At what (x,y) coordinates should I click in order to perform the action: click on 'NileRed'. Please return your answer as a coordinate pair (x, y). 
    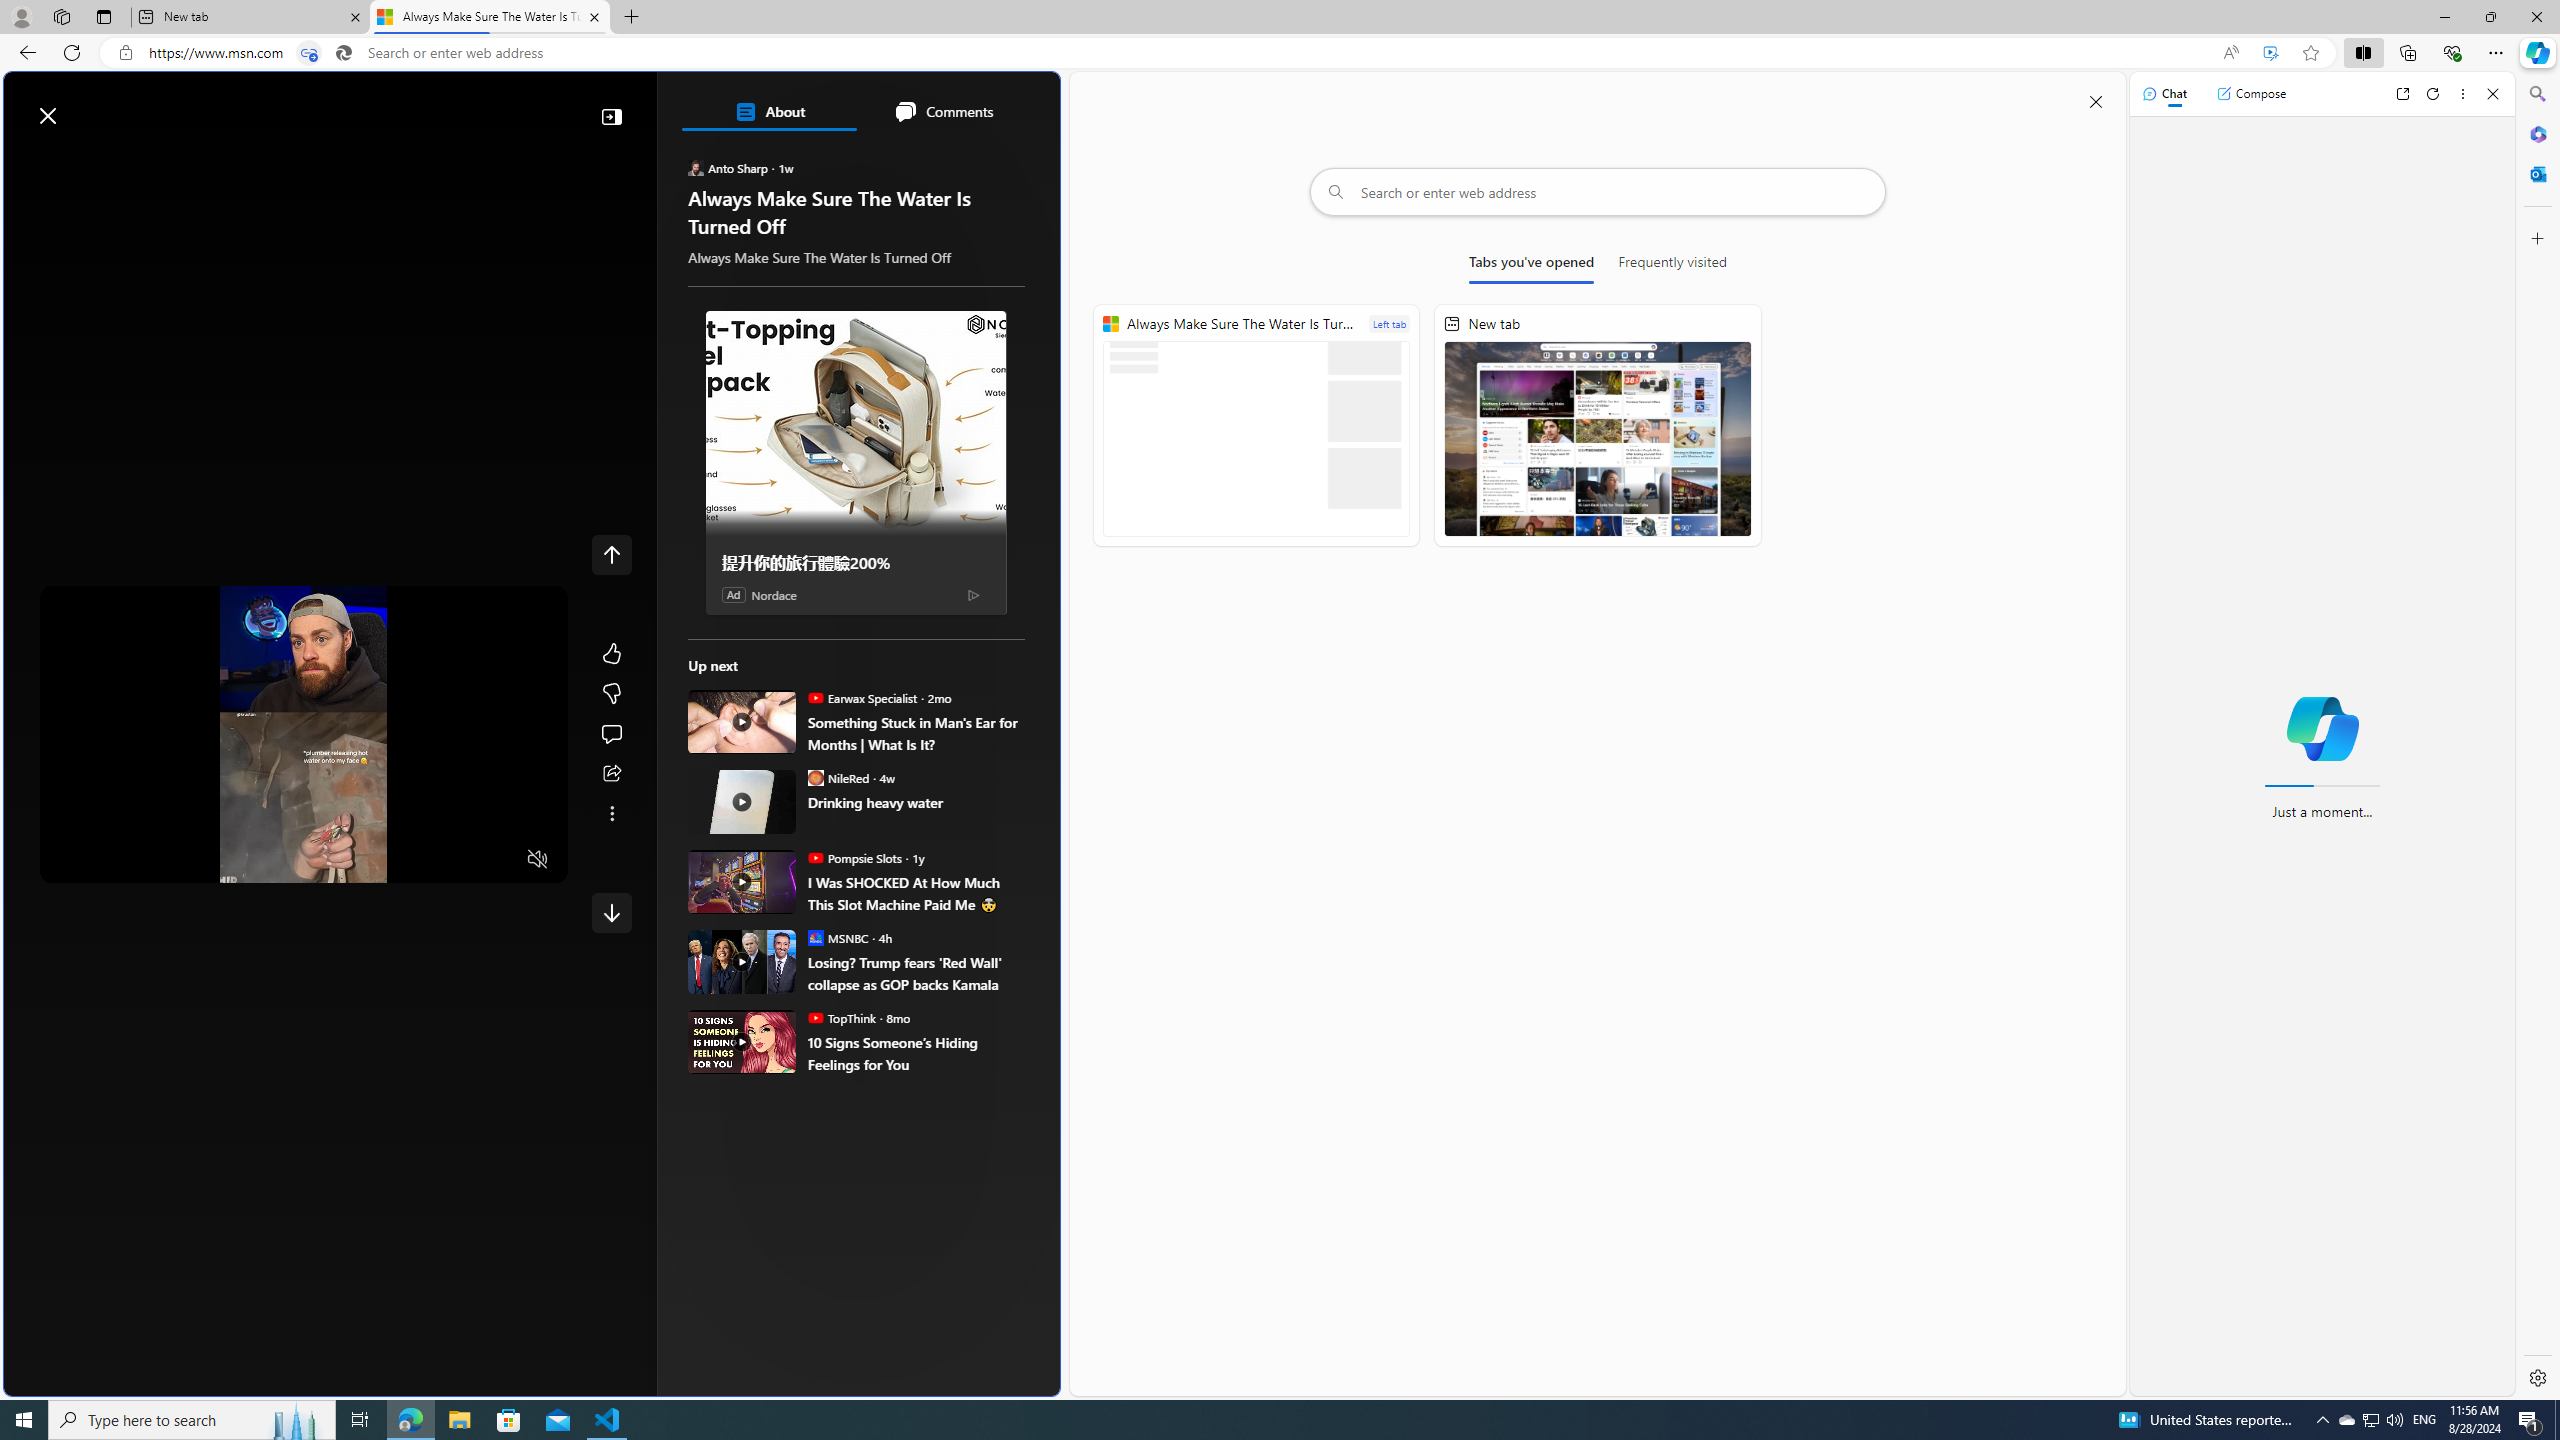
    Looking at the image, I should click on (815, 778).